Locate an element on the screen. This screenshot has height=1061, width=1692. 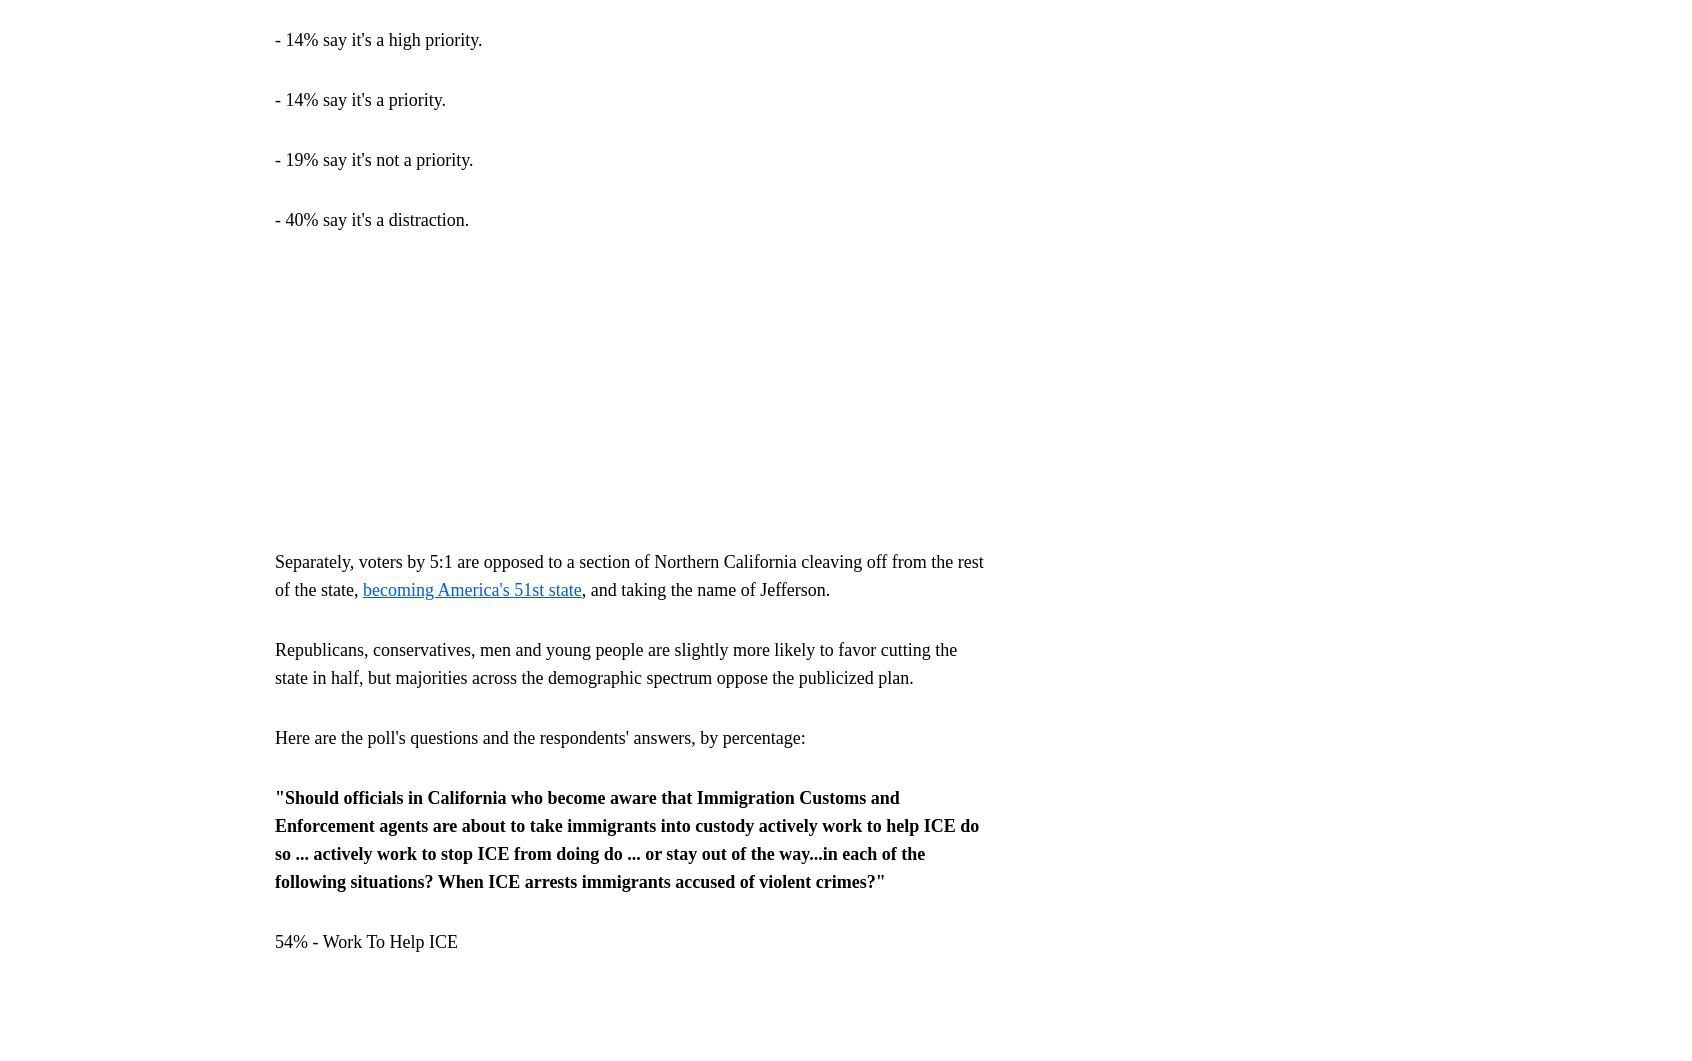
'- 40% say it's a distraction.' is located at coordinates (372, 217).